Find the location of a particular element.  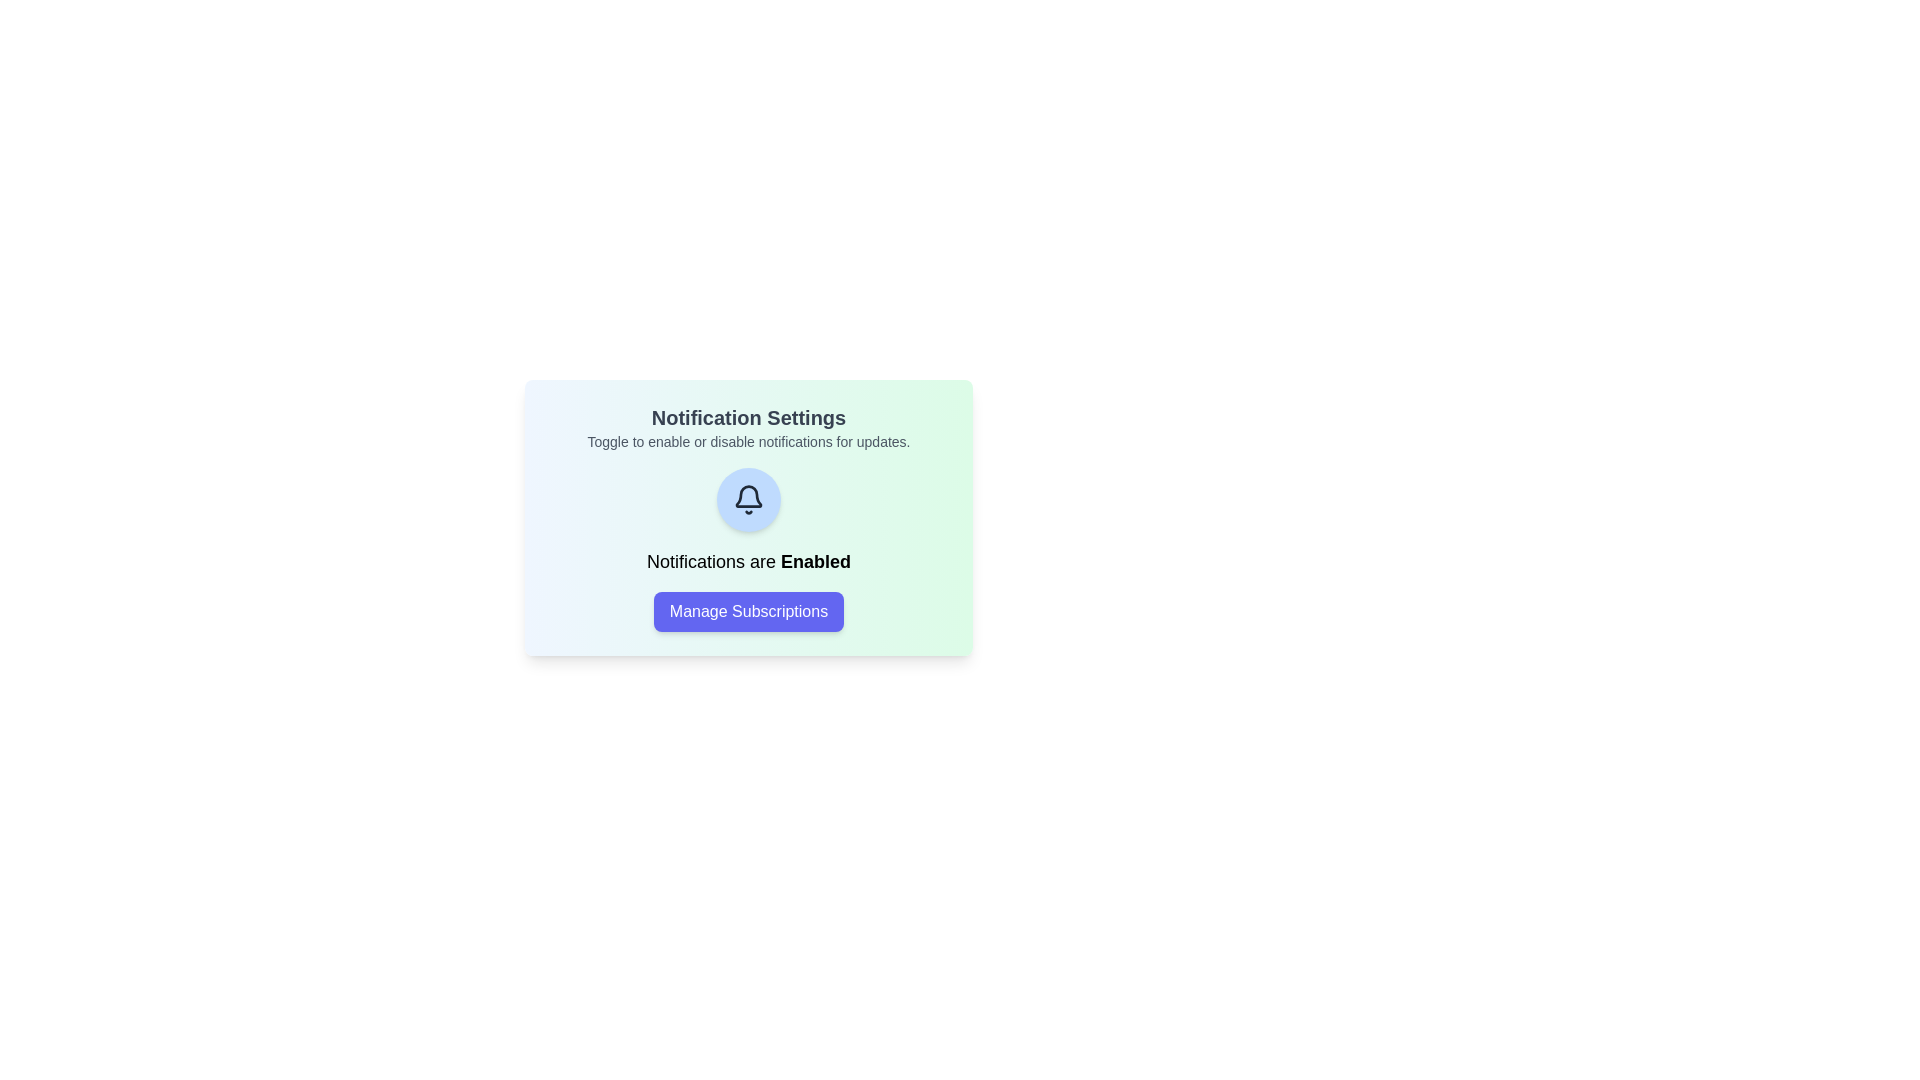

the 'Manage Subscriptions' button to open the subscription management interface is located at coordinates (747, 611).